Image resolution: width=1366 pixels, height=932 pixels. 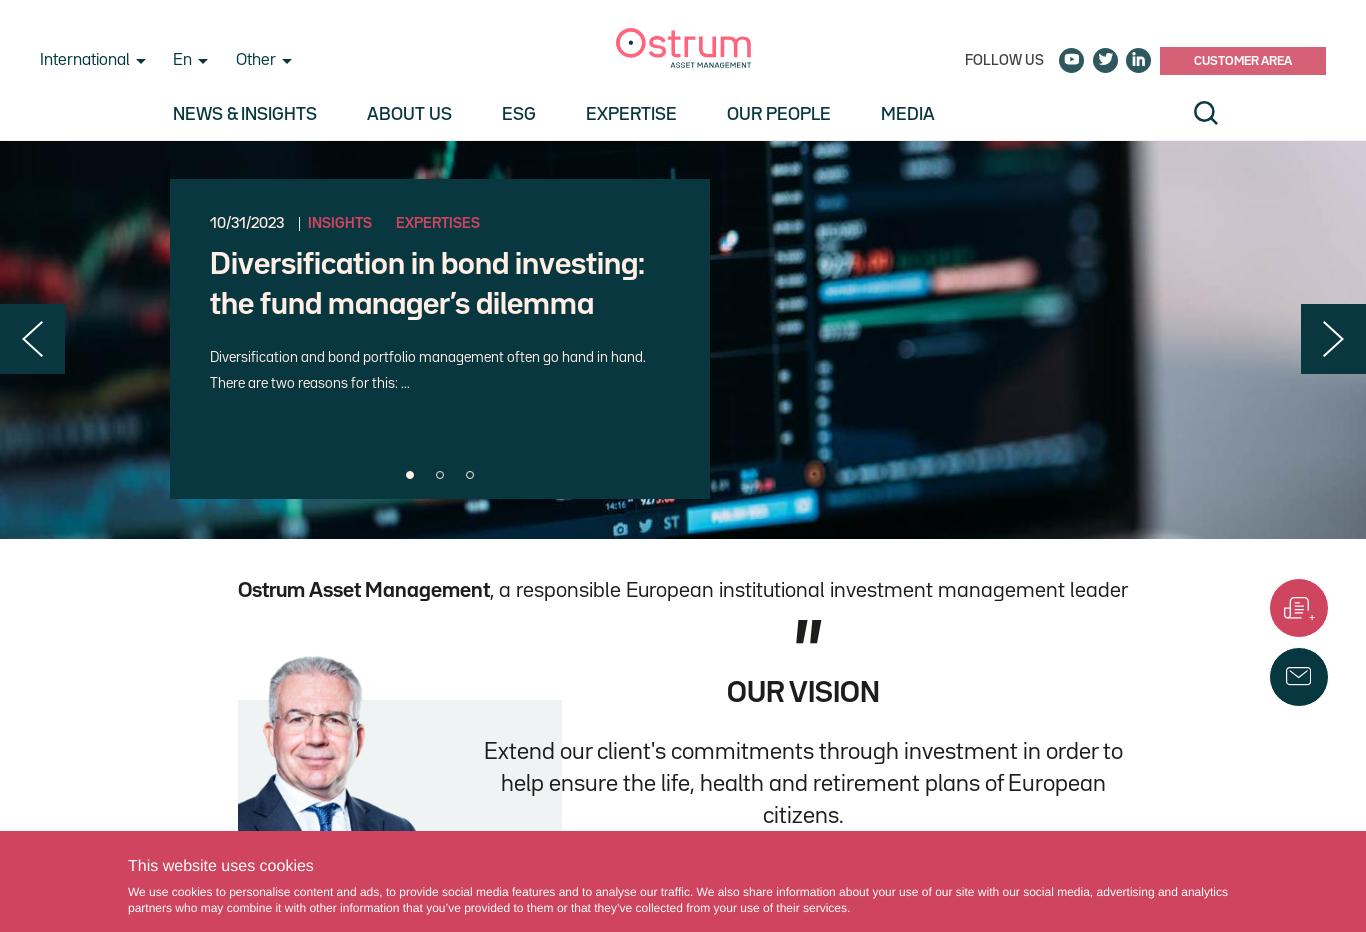 I want to click on 'Expertises', so click(x=923, y=710).